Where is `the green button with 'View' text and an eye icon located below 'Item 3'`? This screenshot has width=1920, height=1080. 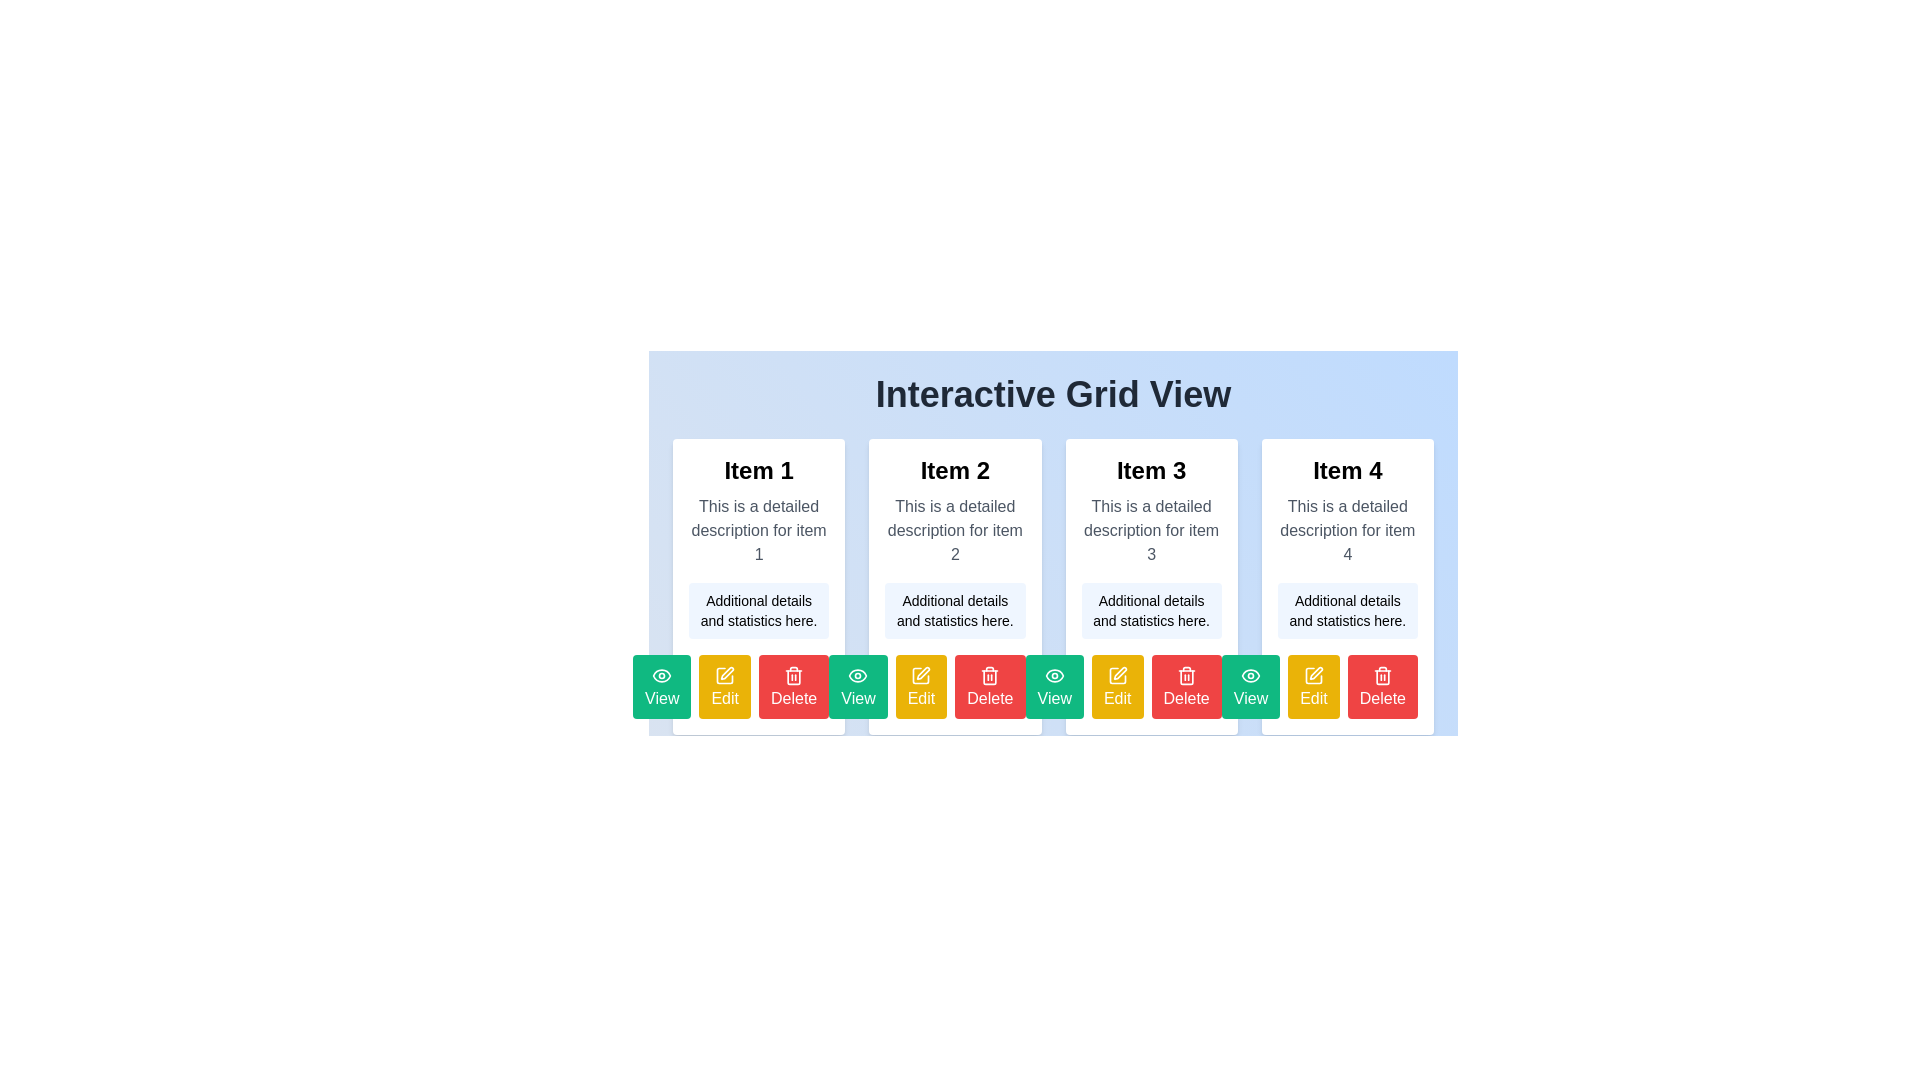
the green button with 'View' text and an eye icon located below 'Item 3' is located at coordinates (1250, 685).